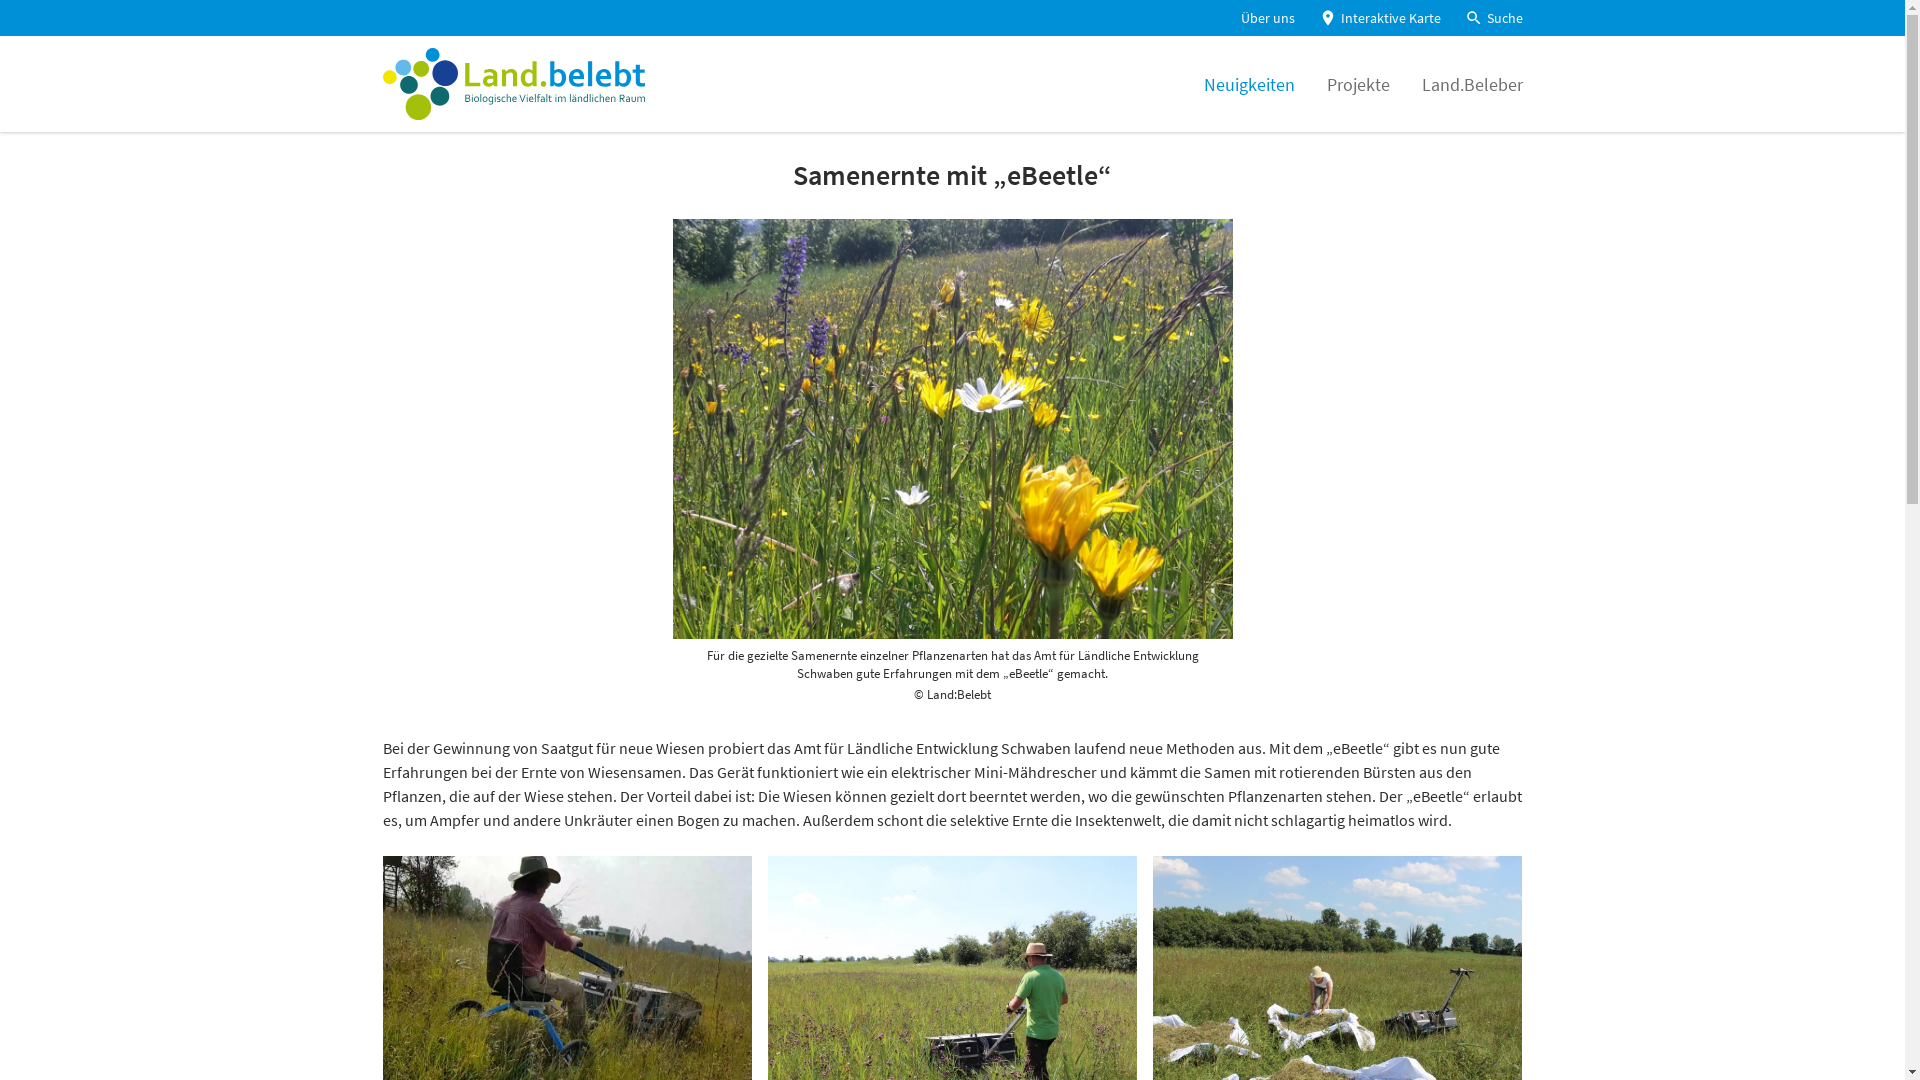 The width and height of the screenshot is (1920, 1080). What do you see at coordinates (1472, 82) in the screenshot?
I see `'Land.Beleber'` at bounding box center [1472, 82].